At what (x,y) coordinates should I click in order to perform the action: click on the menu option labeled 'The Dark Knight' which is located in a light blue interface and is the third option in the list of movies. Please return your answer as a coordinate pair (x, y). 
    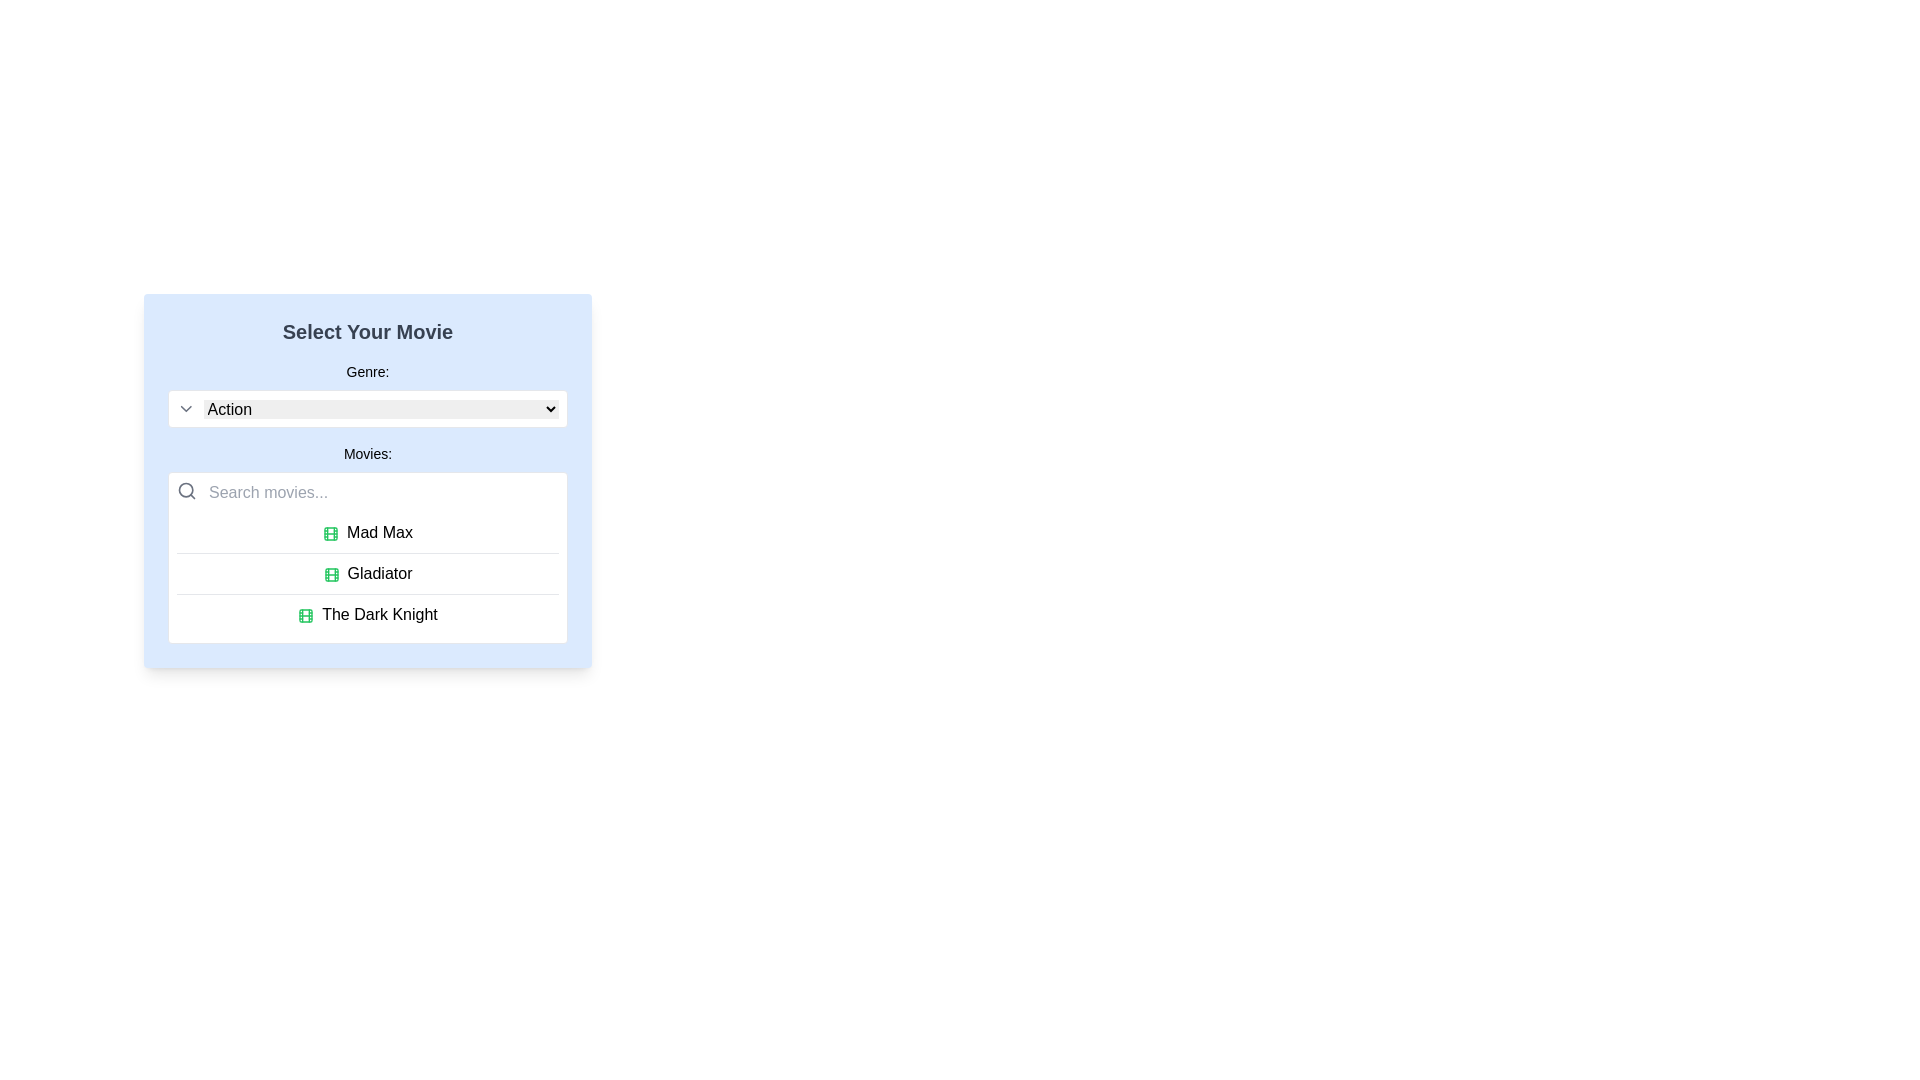
    Looking at the image, I should click on (368, 612).